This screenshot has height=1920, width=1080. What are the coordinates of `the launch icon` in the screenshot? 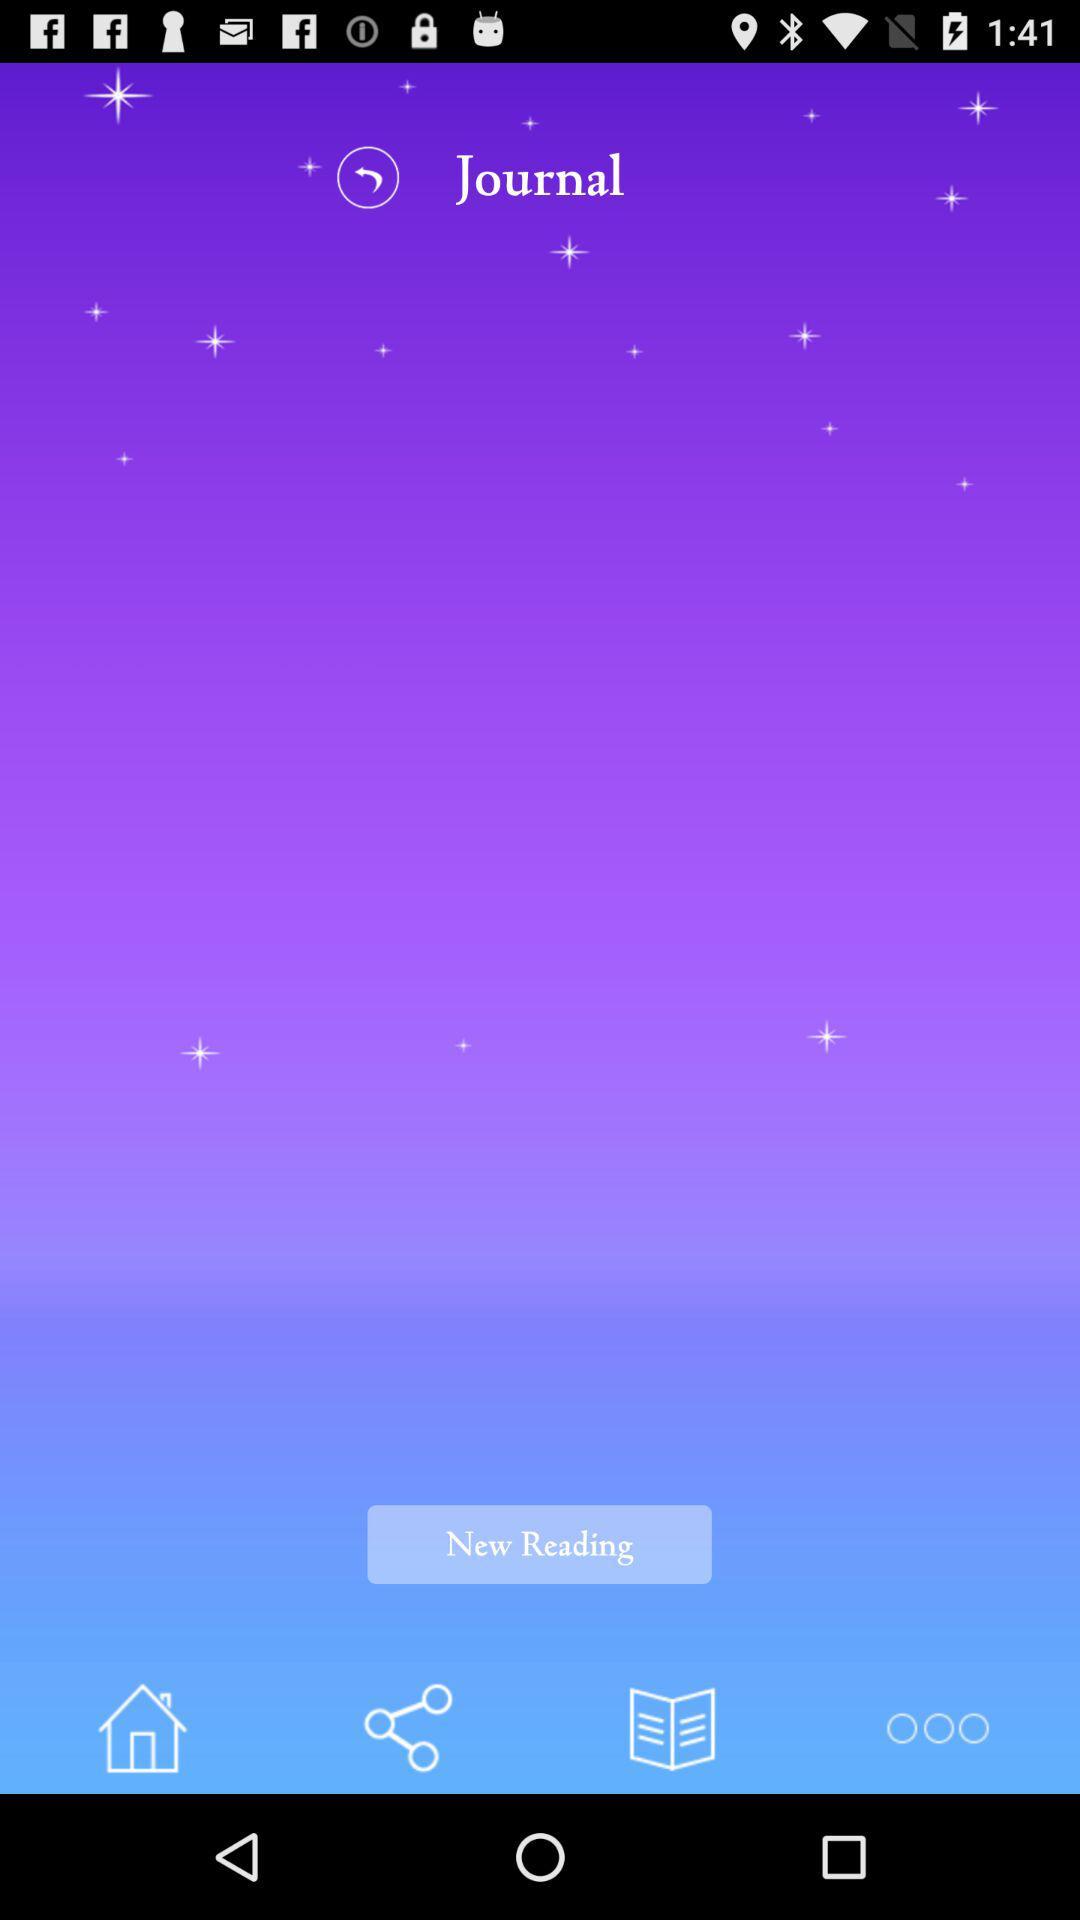 It's located at (141, 1848).